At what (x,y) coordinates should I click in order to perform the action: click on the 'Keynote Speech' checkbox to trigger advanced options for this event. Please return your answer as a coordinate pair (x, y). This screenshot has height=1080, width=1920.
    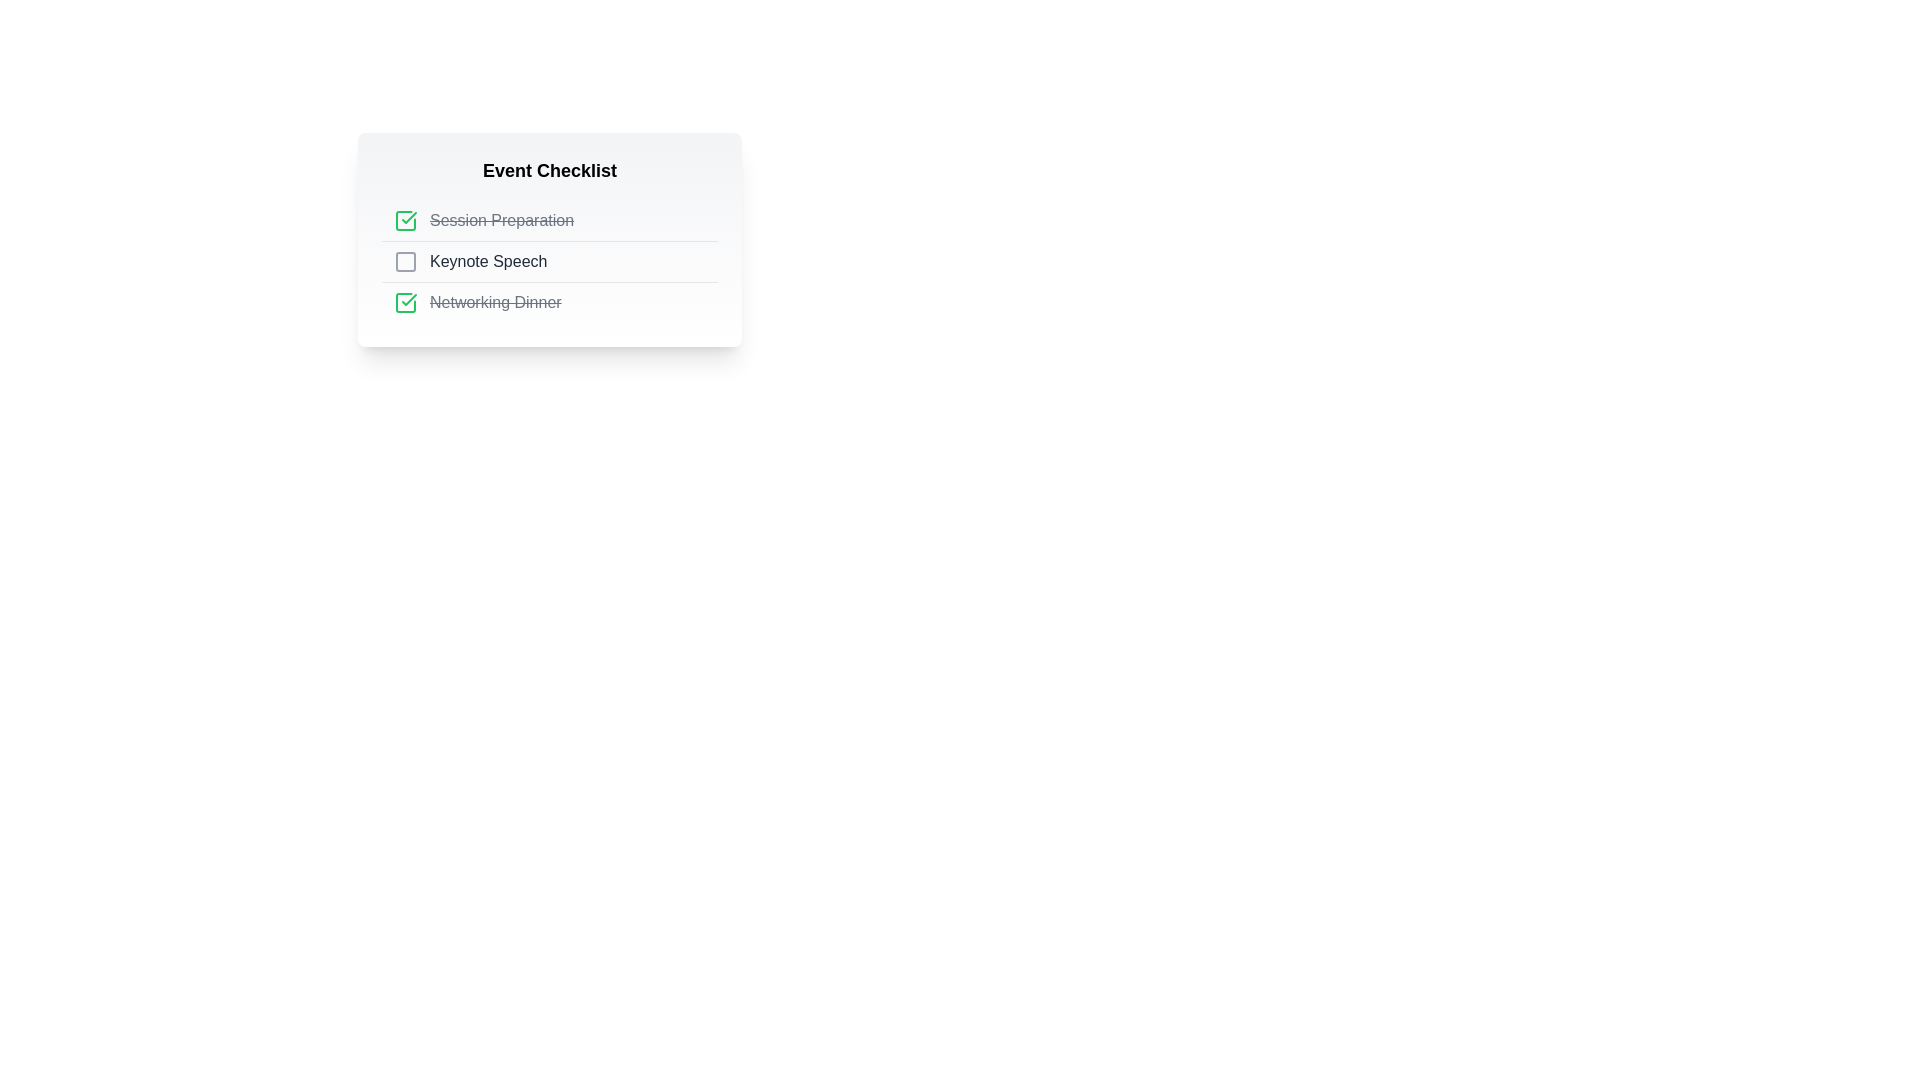
    Looking at the image, I should click on (550, 260).